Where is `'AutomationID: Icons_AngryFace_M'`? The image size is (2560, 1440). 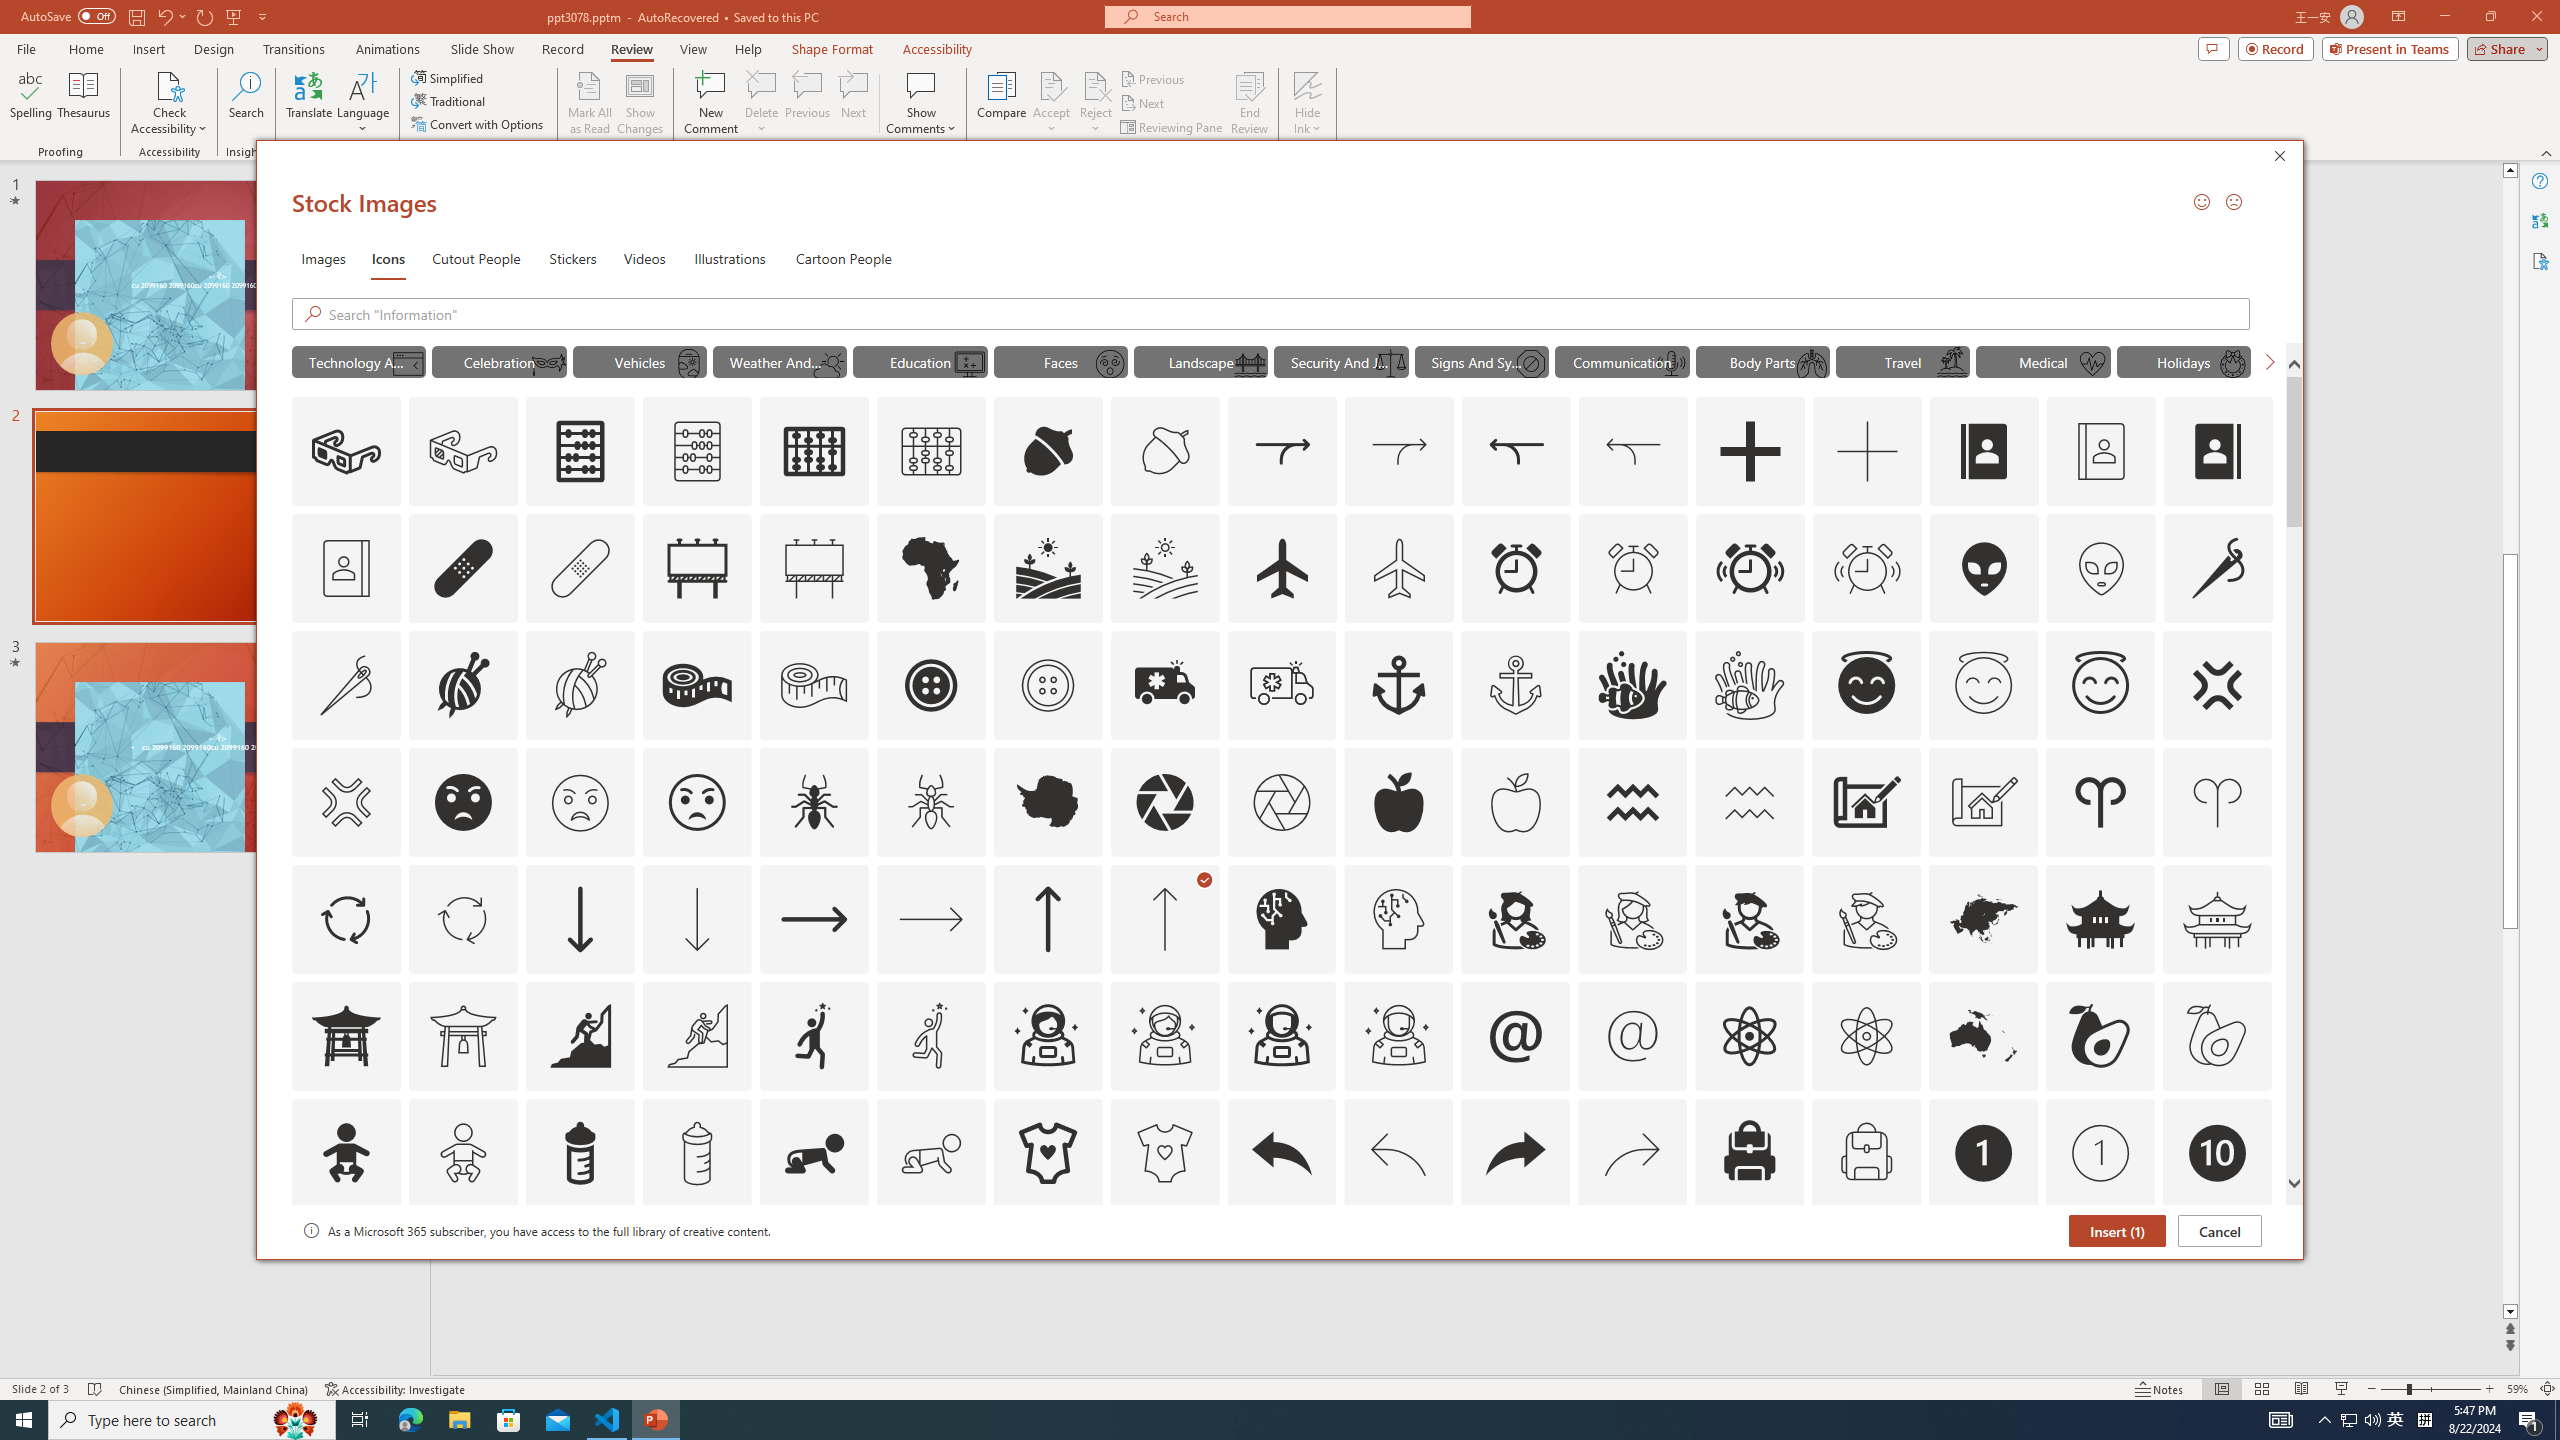
'AutomationID: Icons_AngryFace_M' is located at coordinates (578, 801).